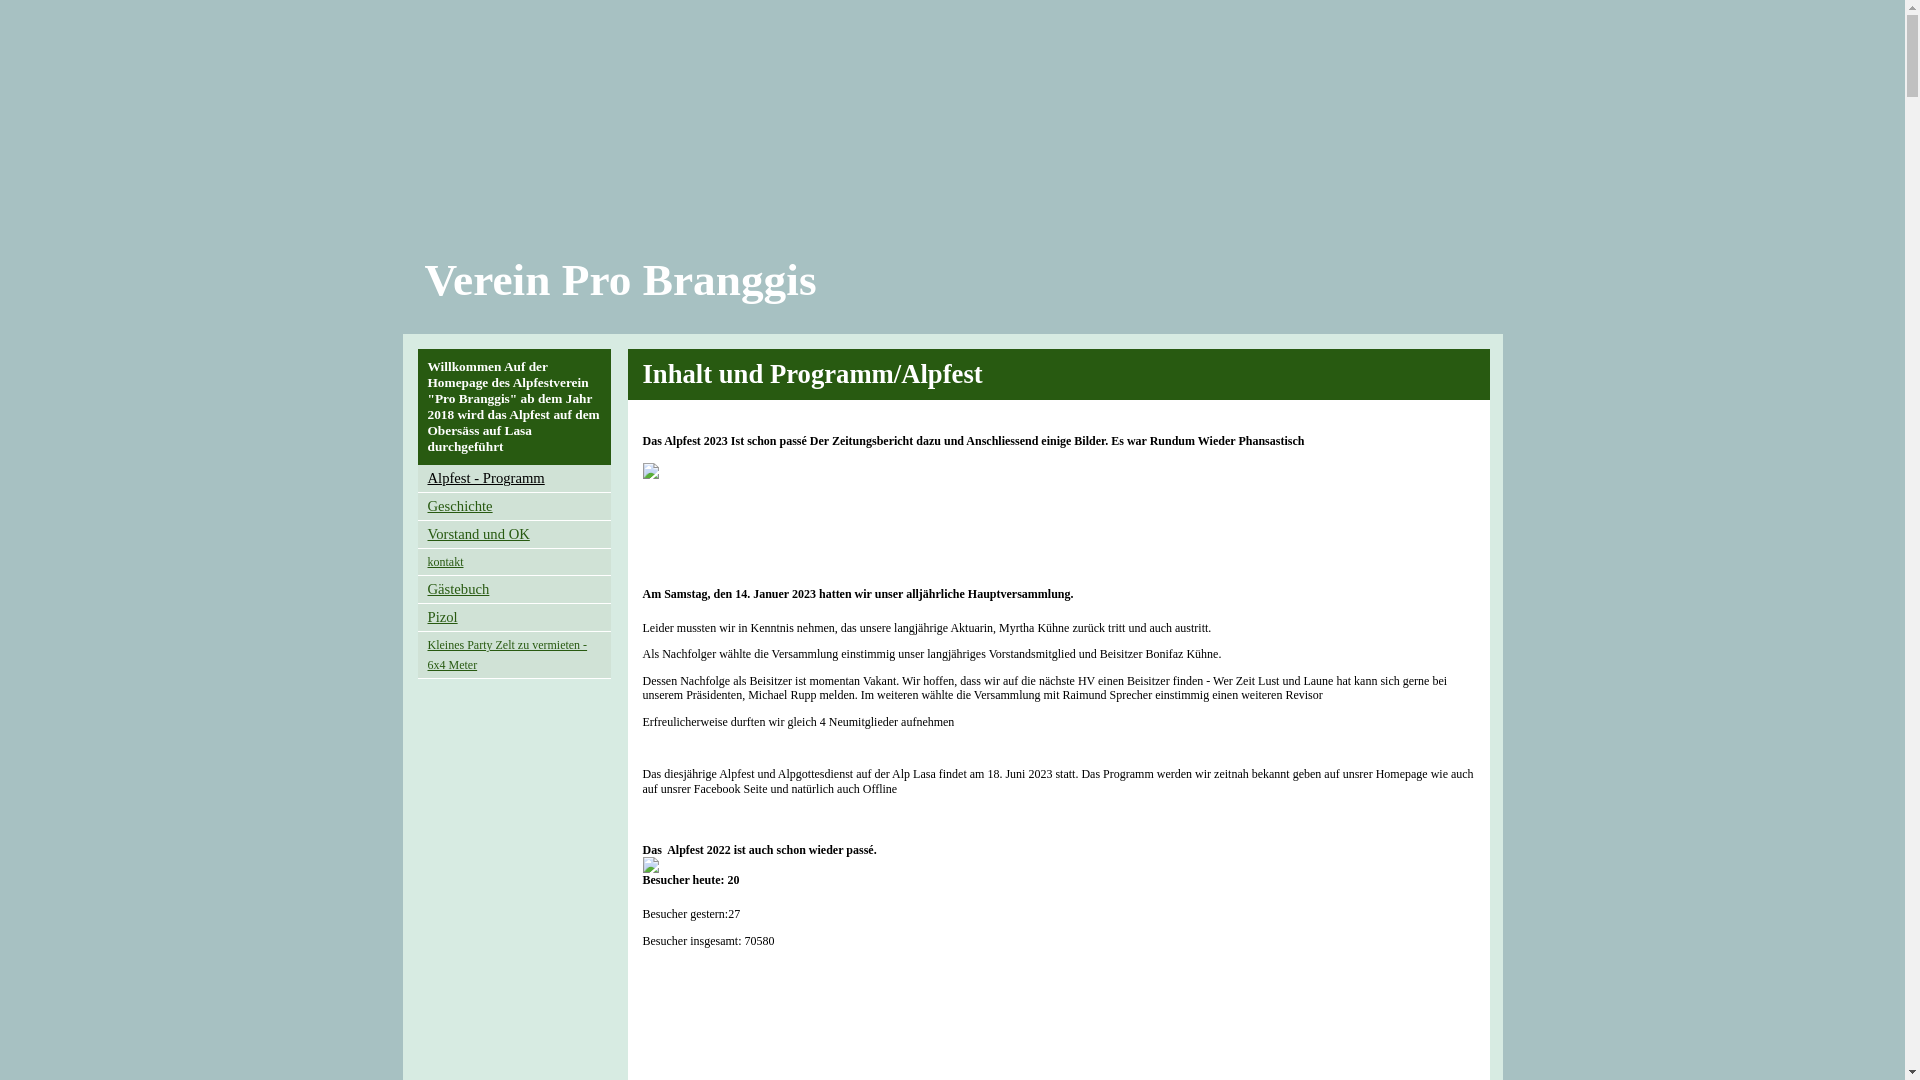 Image resolution: width=1920 pixels, height=1080 pixels. What do you see at coordinates (441, 616) in the screenshot?
I see `'Pizol'` at bounding box center [441, 616].